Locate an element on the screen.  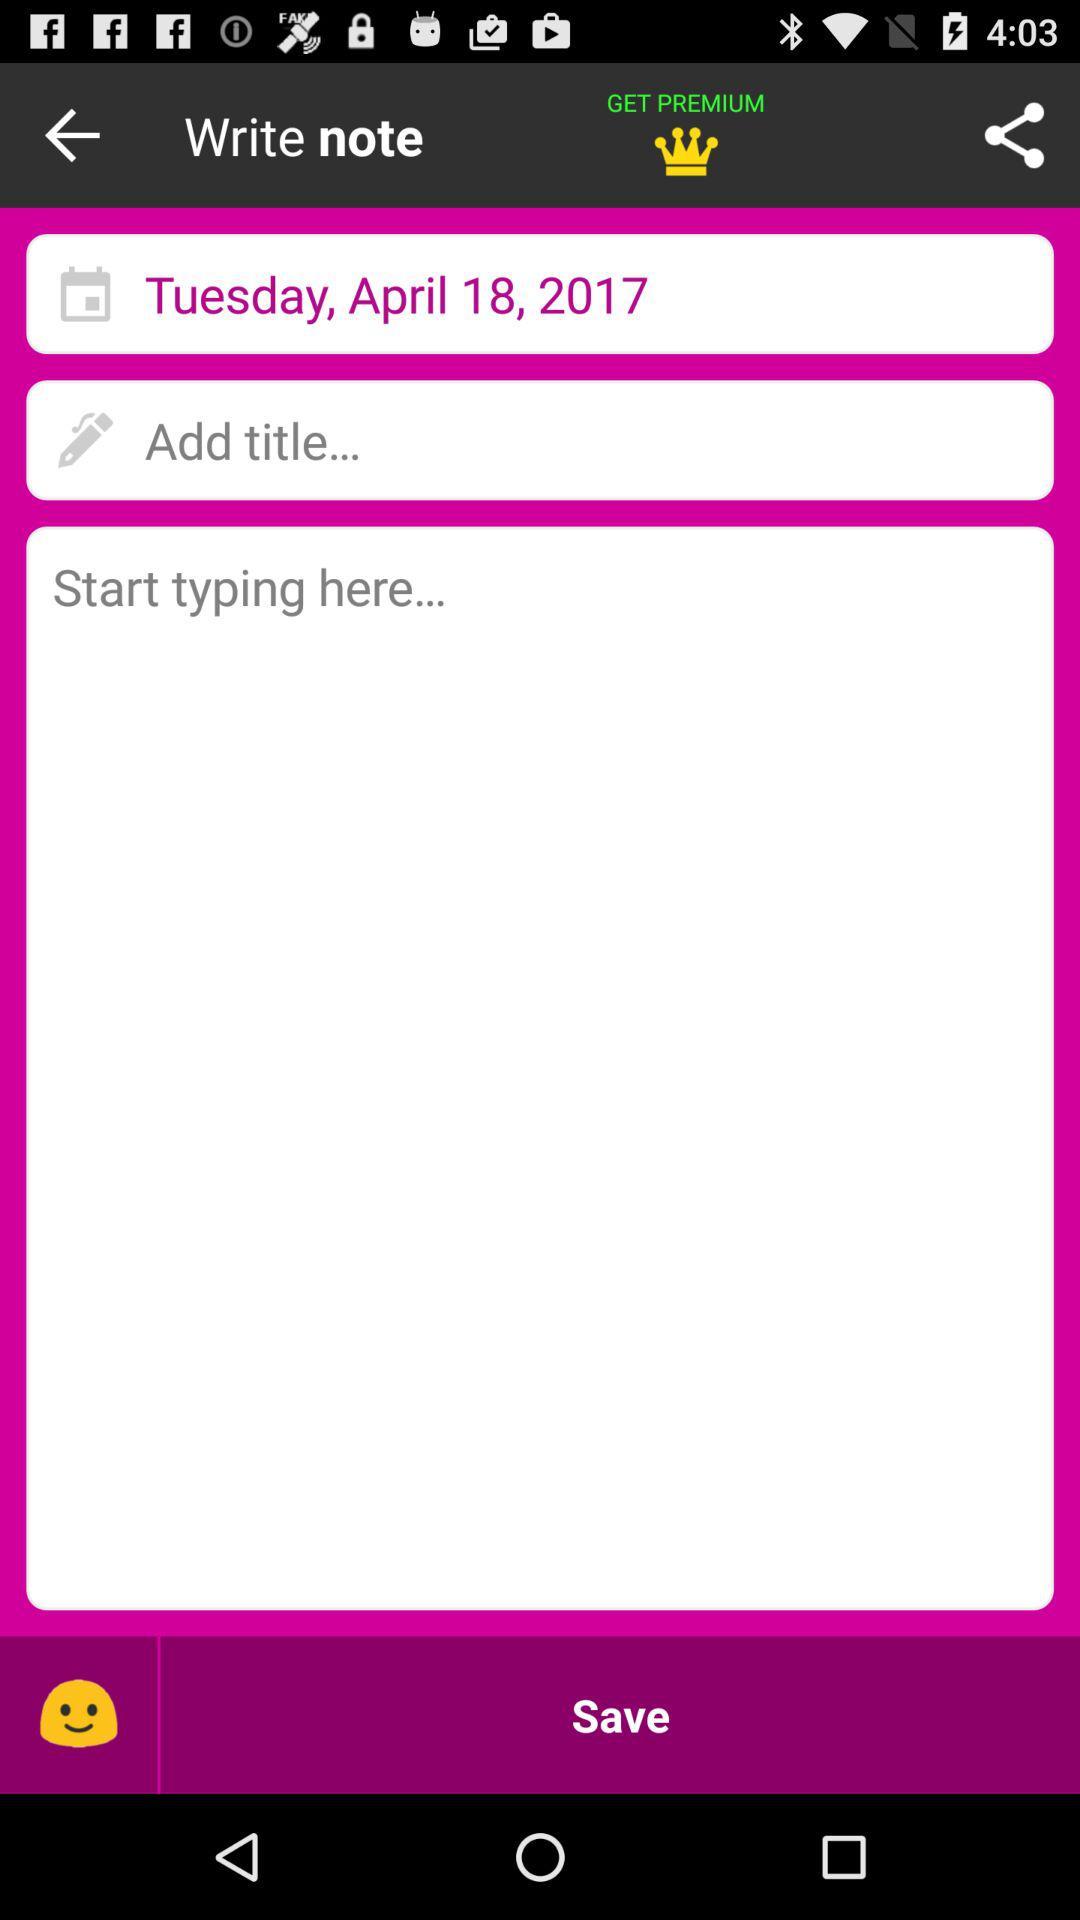
the emoji icon is located at coordinates (77, 1835).